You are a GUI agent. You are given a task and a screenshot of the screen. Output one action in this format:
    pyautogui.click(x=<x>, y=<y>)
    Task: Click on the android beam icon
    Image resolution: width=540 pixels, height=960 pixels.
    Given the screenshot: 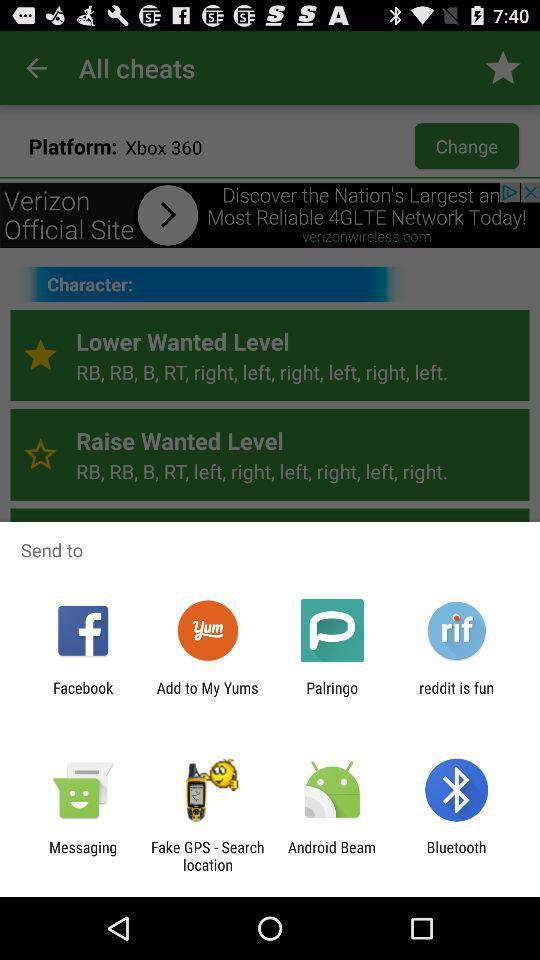 What is the action you would take?
    pyautogui.click(x=332, y=855)
    